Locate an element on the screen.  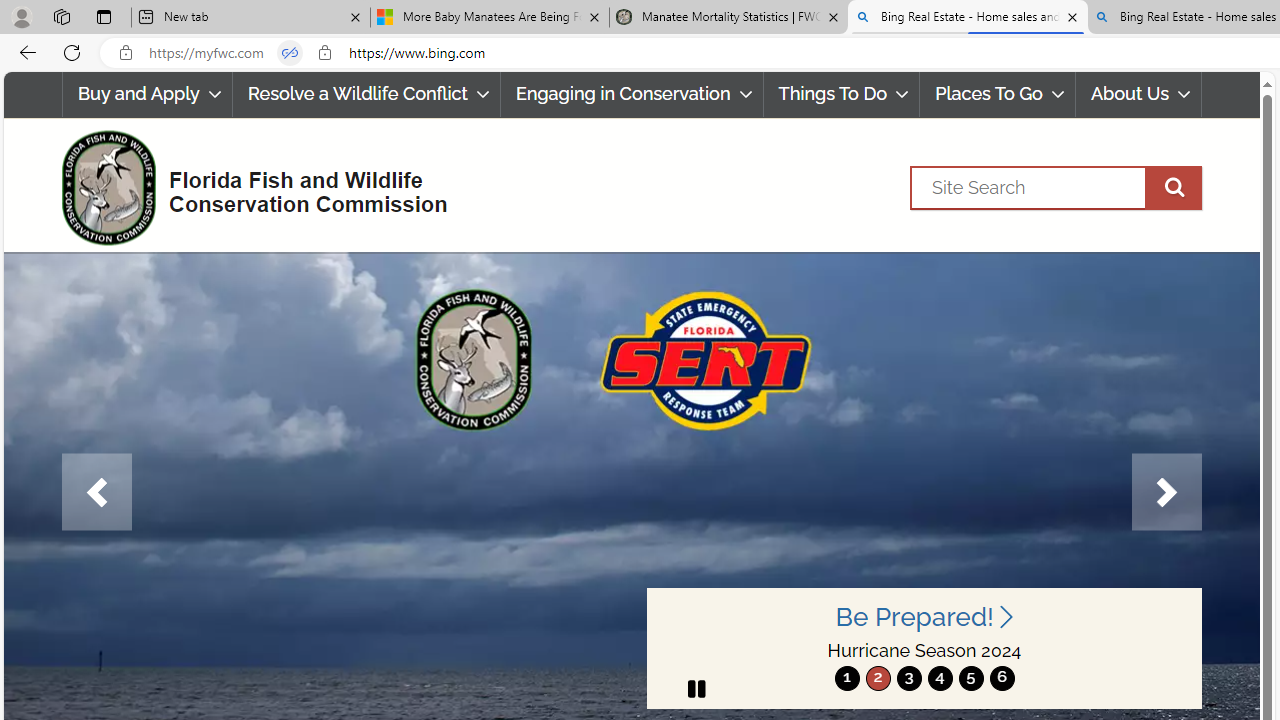
'About Us' is located at coordinates (1138, 94).